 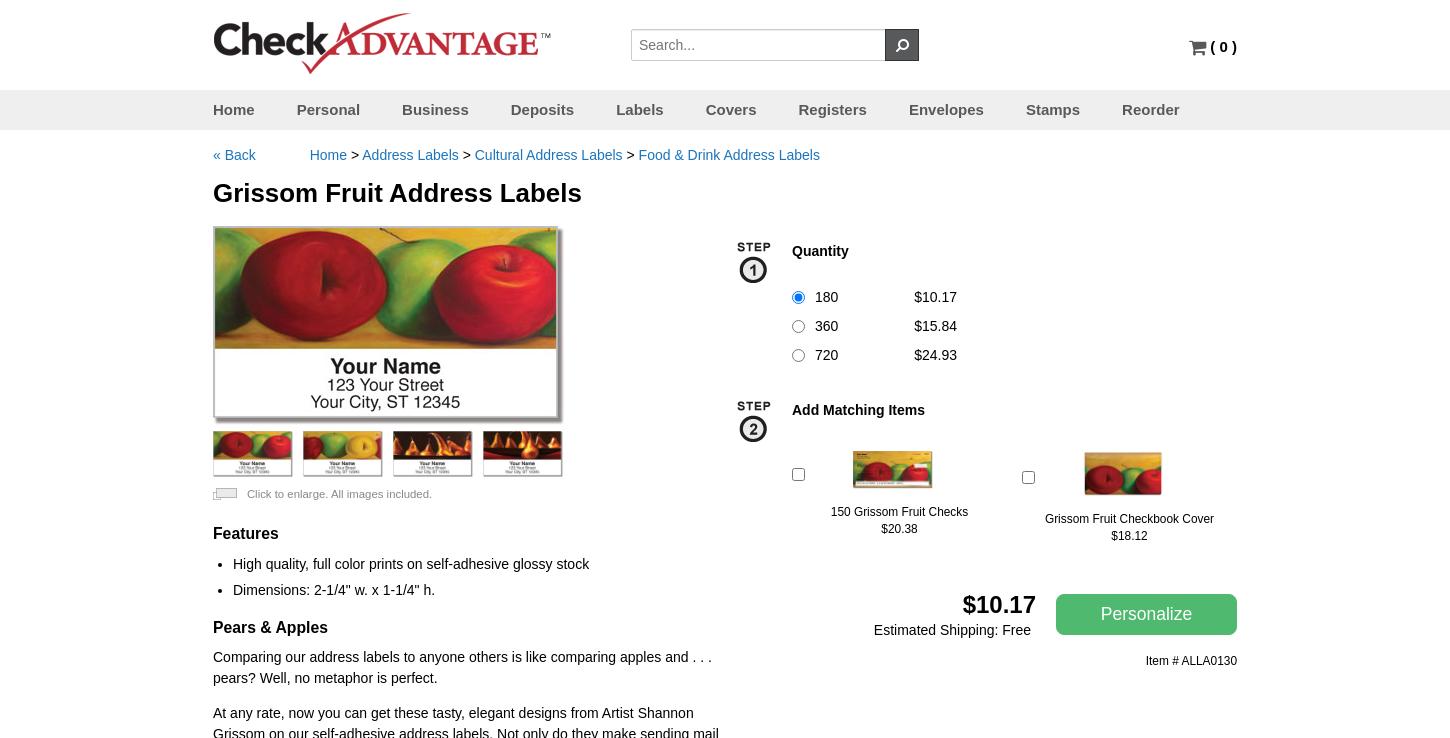 What do you see at coordinates (638, 108) in the screenshot?
I see `'Labels'` at bounding box center [638, 108].